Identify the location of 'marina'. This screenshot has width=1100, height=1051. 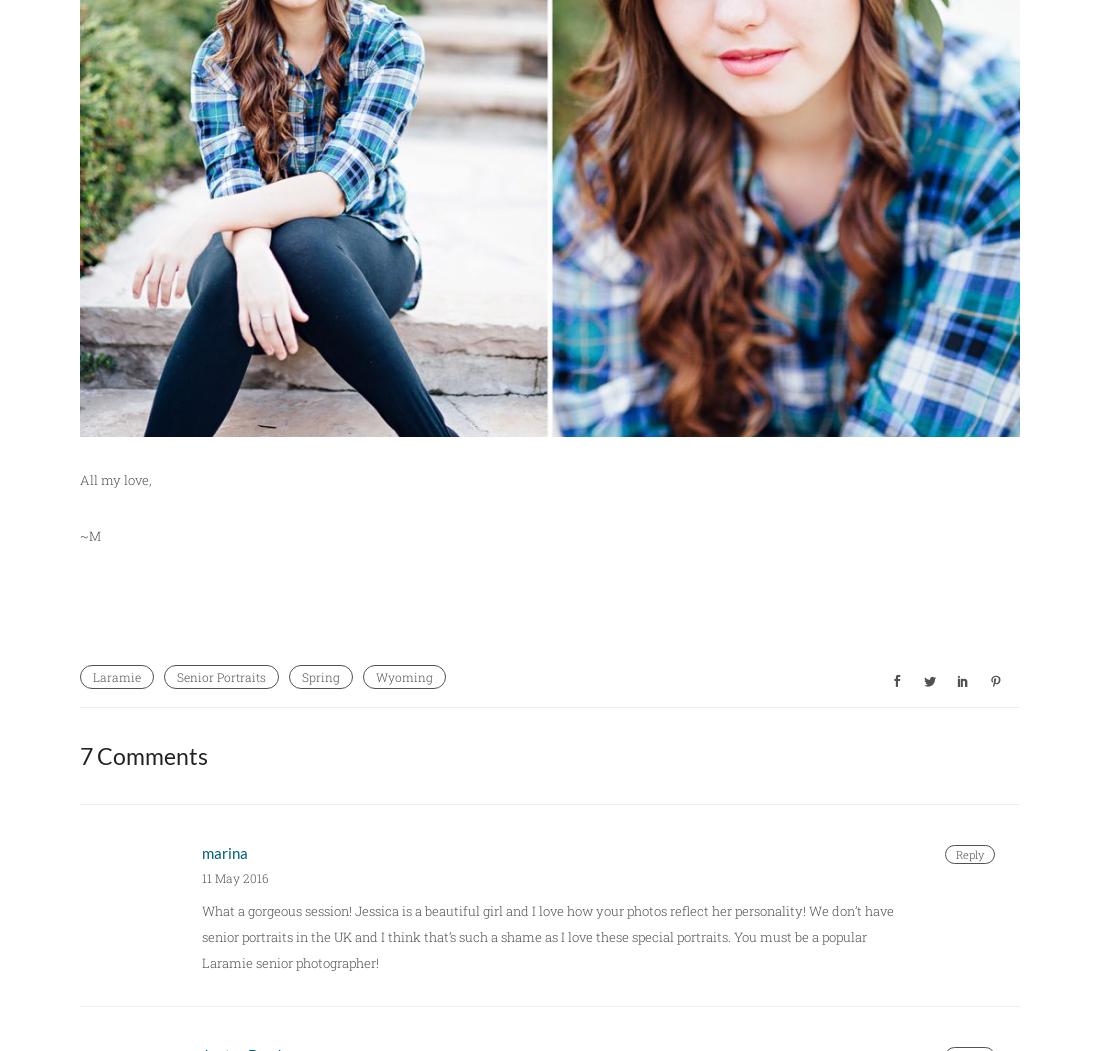
(224, 851).